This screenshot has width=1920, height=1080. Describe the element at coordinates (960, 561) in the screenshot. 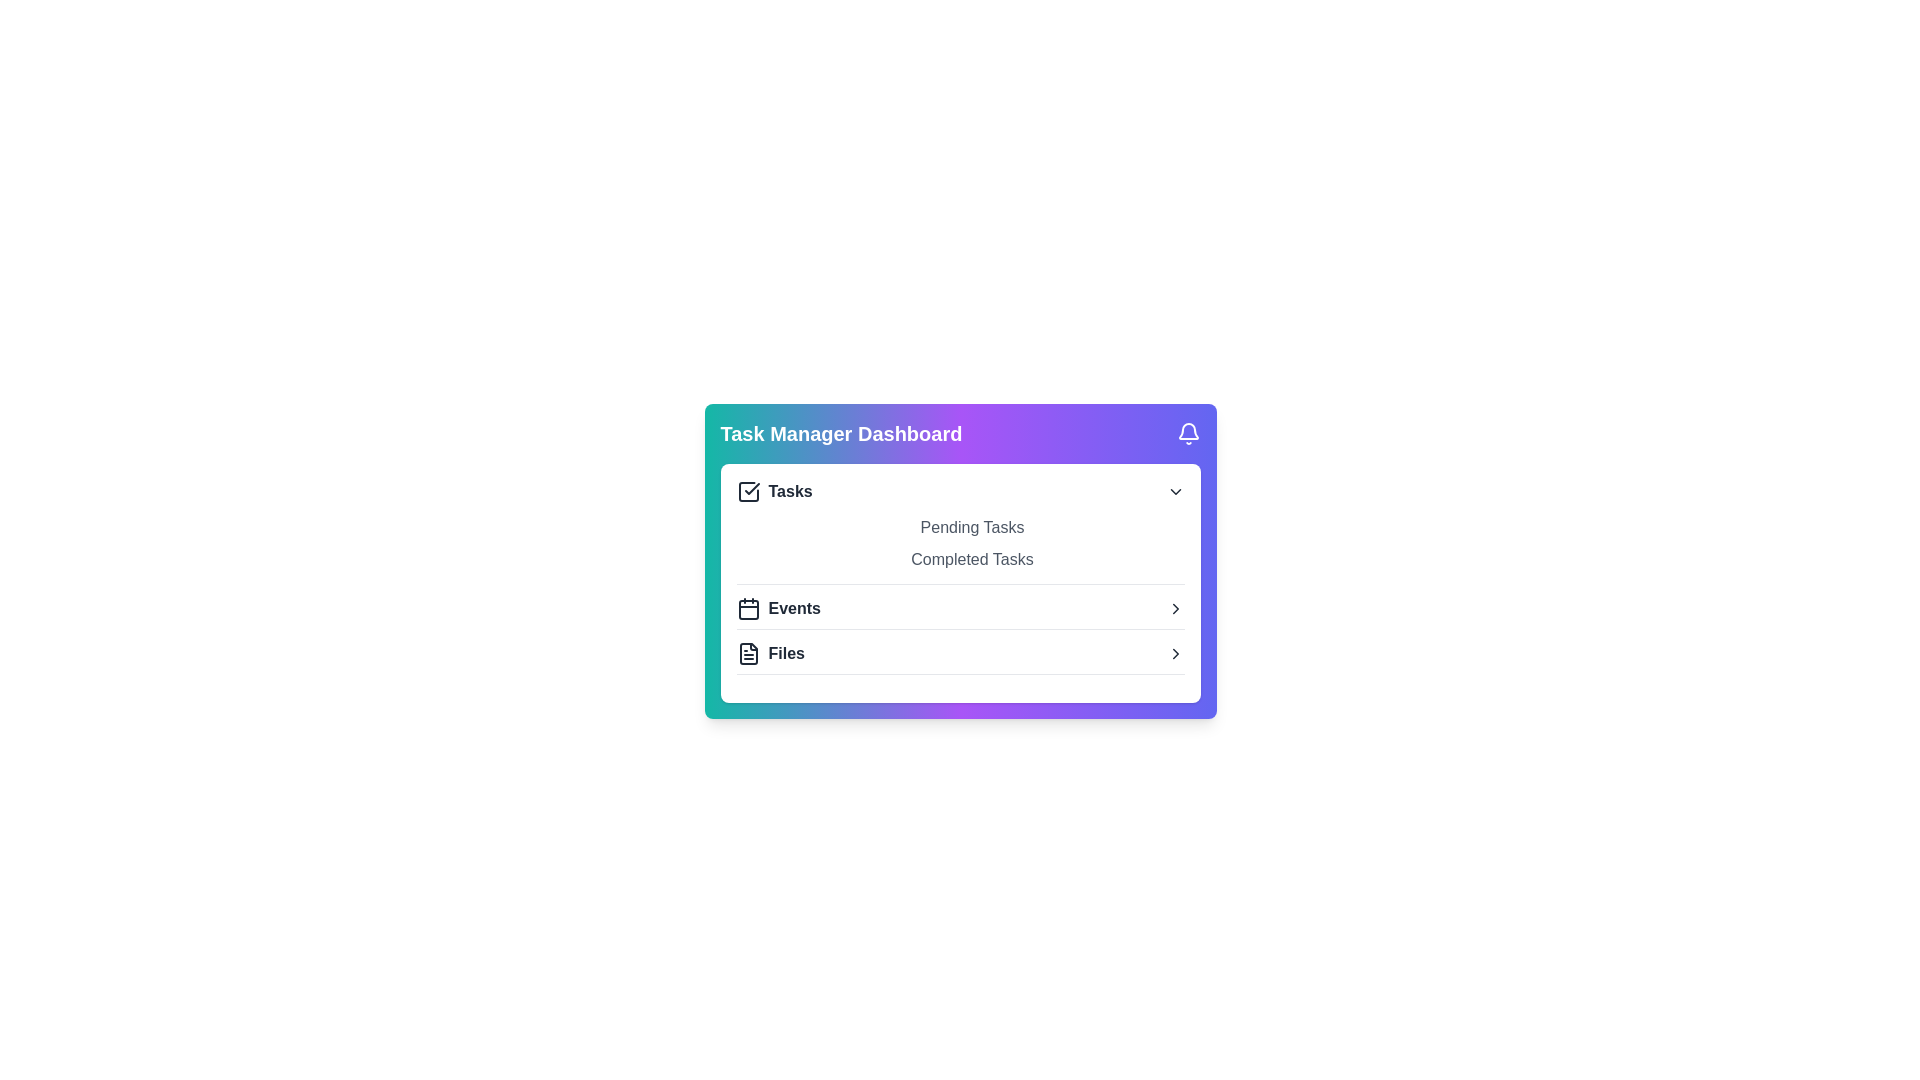

I see `the 'Completed Tasks' section within the task management dashboard` at that location.